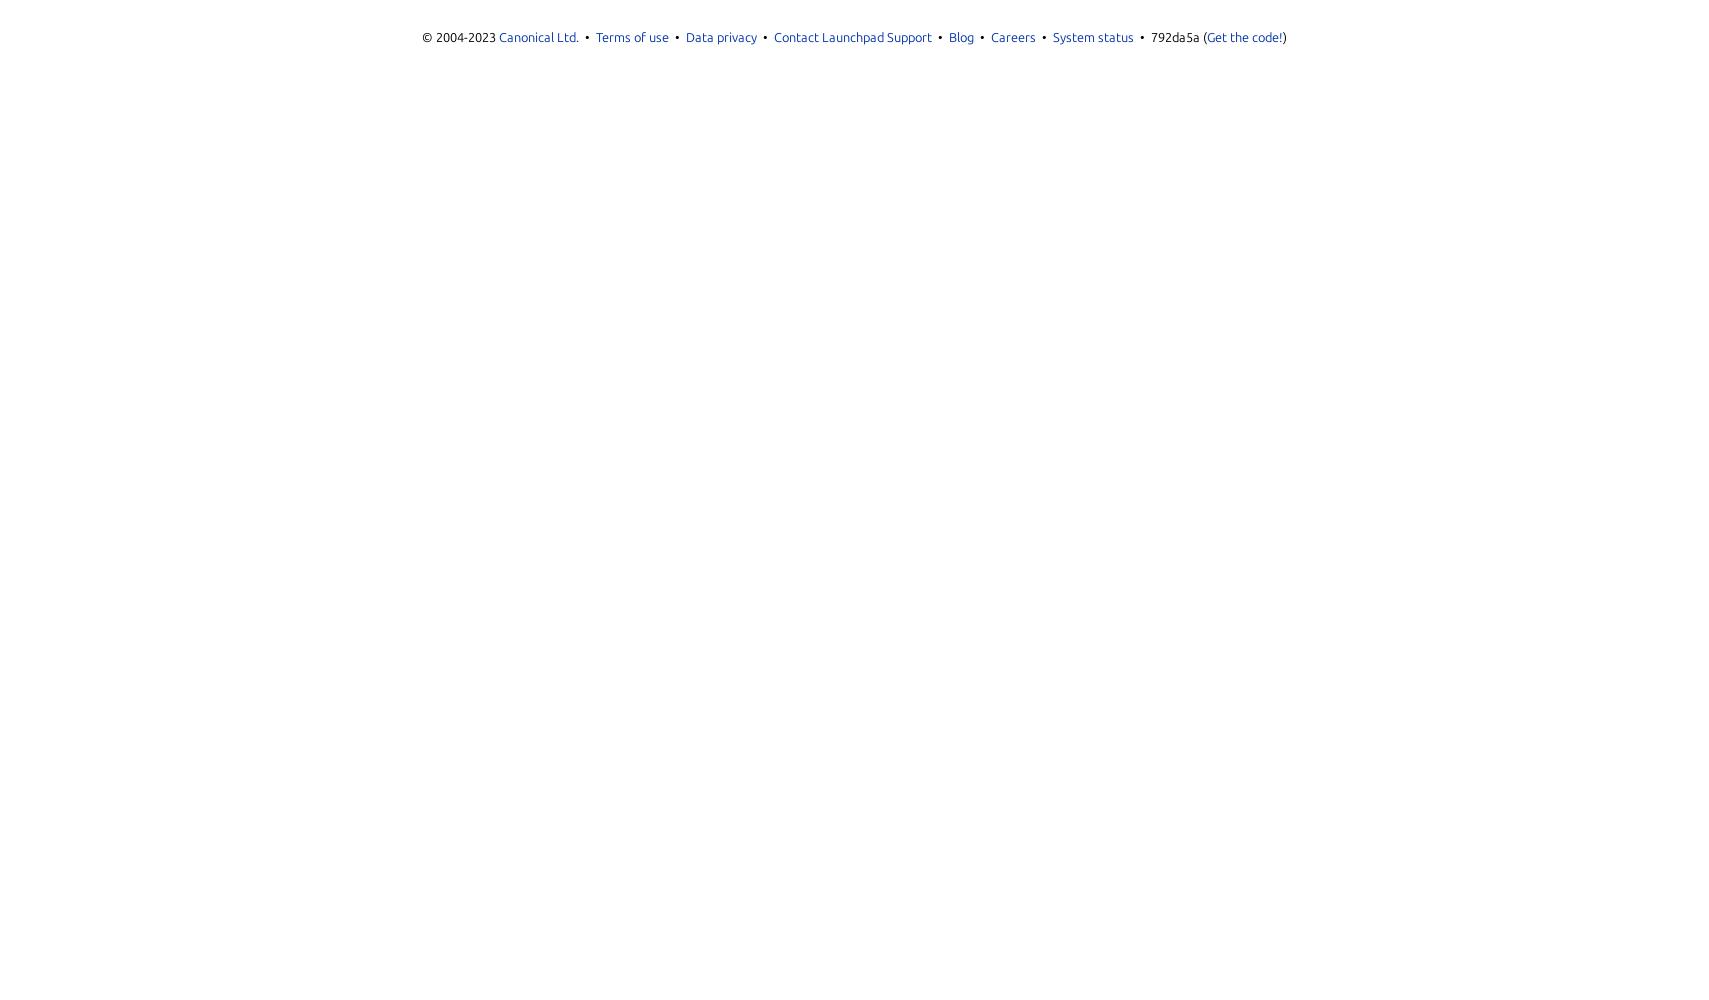  I want to click on ')', so click(1282, 37).